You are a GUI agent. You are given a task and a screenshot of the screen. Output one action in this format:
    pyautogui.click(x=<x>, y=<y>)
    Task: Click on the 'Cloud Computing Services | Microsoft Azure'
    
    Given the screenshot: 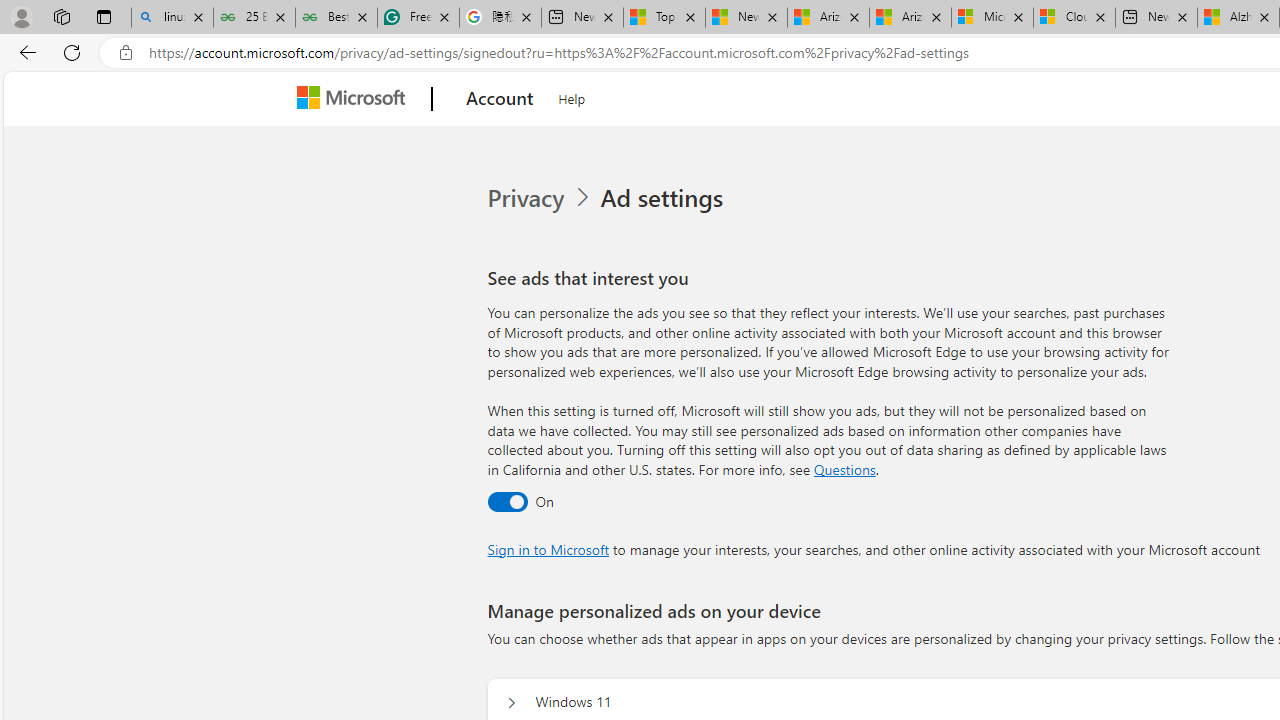 What is the action you would take?
    pyautogui.click(x=1073, y=17)
    